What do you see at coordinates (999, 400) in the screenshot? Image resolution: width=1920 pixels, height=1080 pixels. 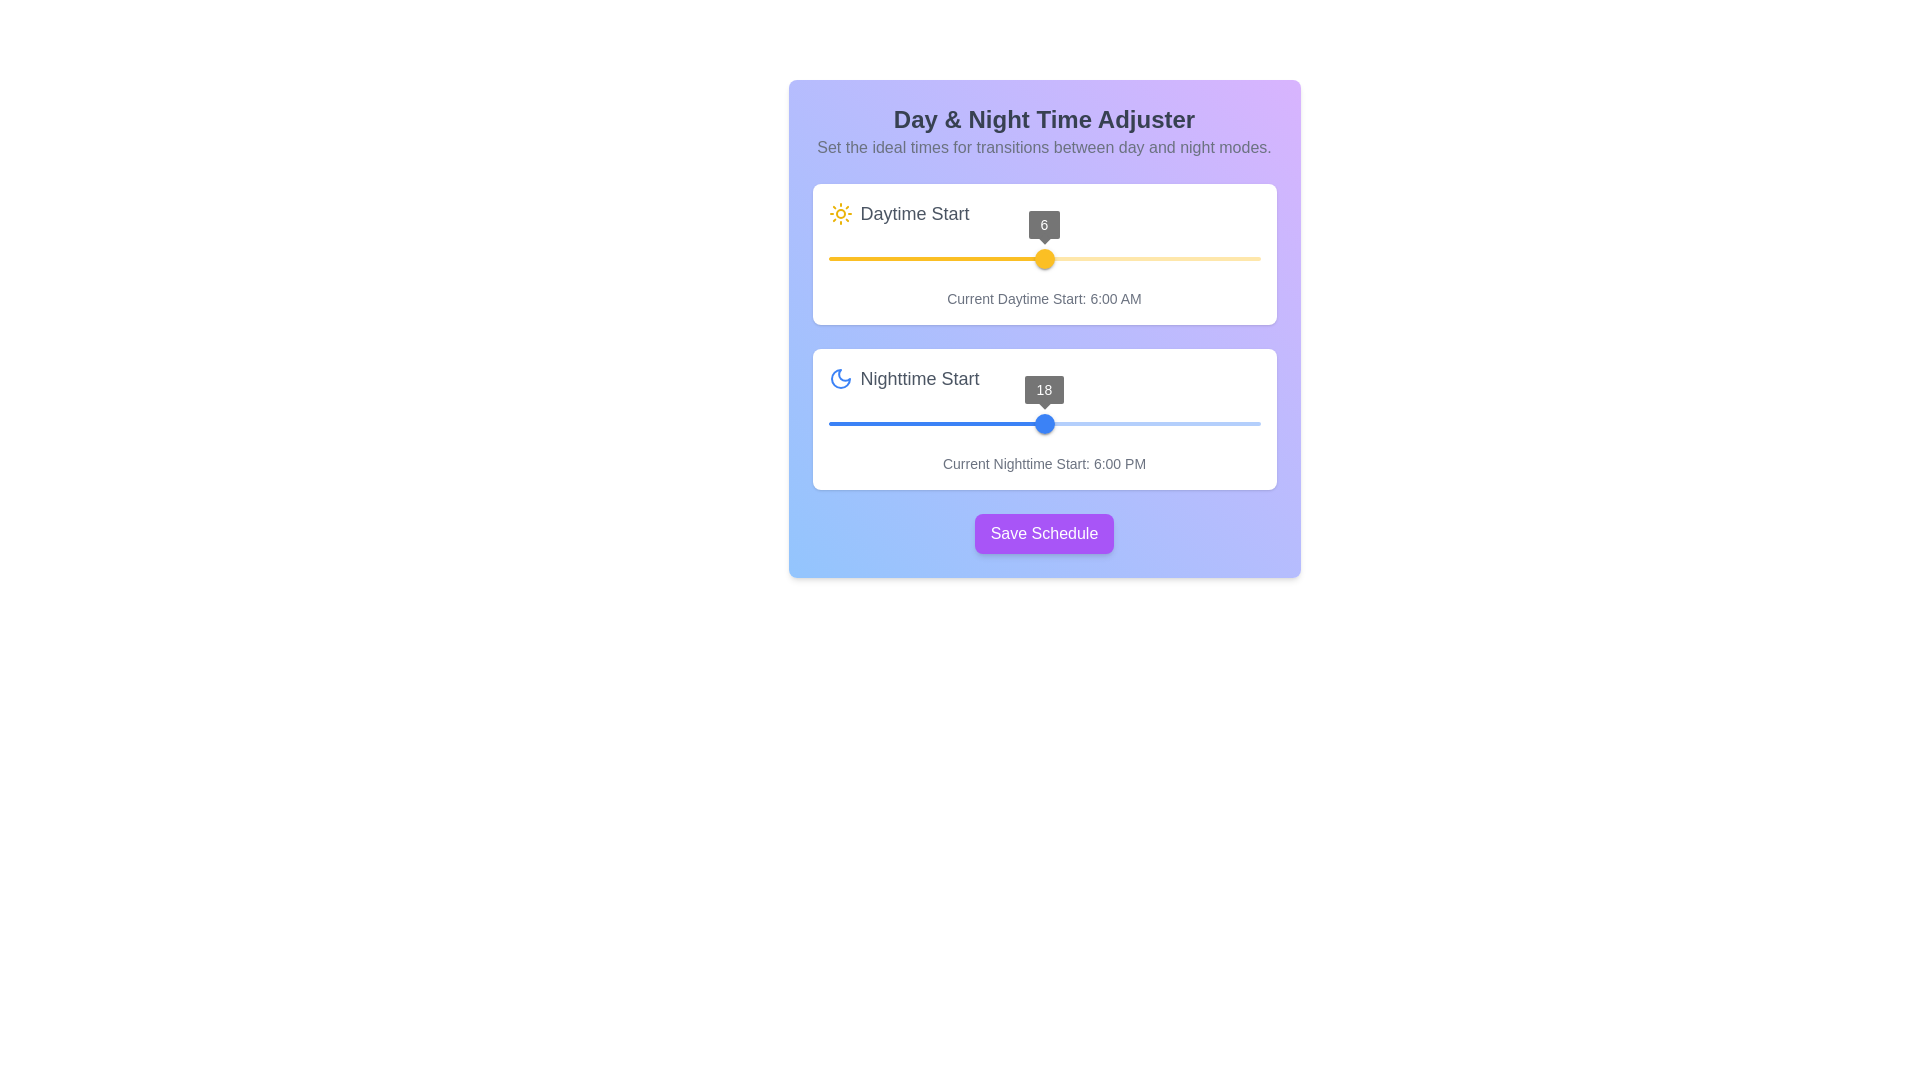 I see `the nighttime start hour` at bounding box center [999, 400].